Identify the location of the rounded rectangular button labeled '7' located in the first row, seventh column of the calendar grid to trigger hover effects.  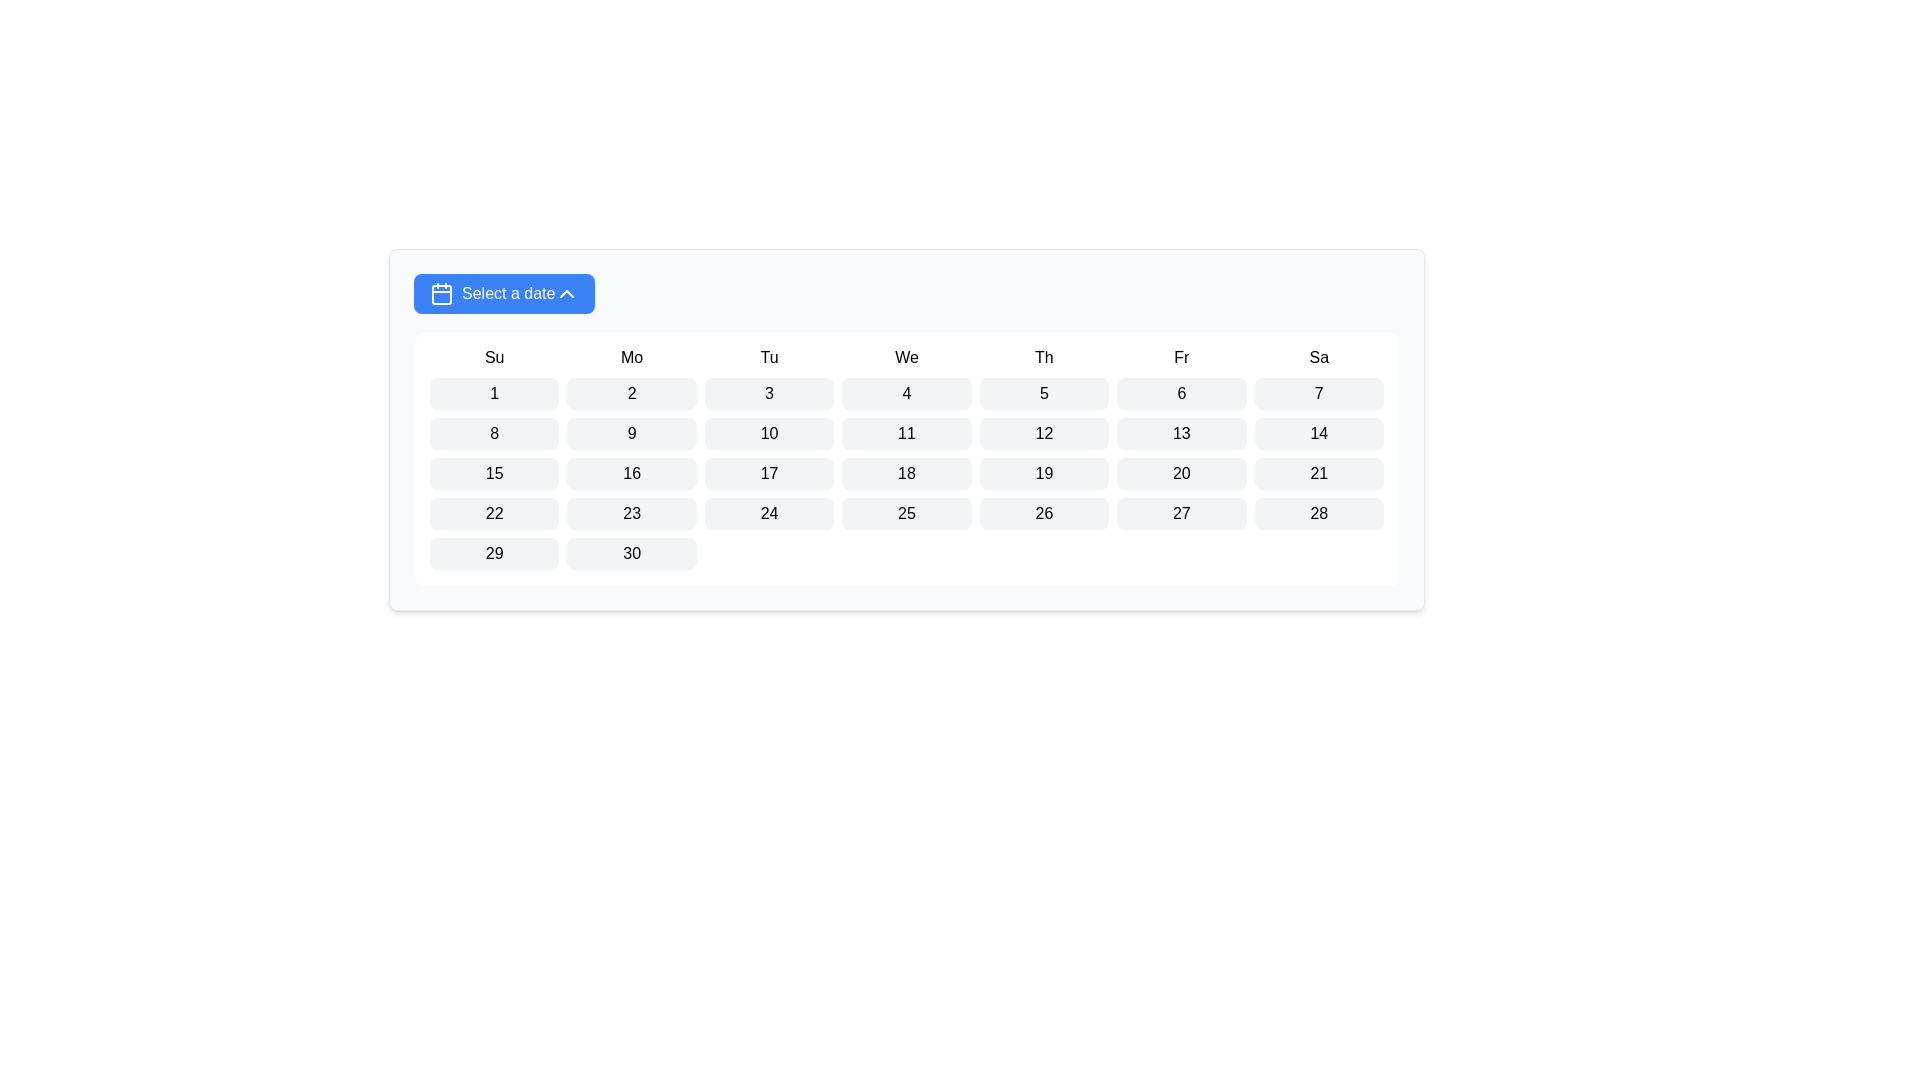
(1319, 393).